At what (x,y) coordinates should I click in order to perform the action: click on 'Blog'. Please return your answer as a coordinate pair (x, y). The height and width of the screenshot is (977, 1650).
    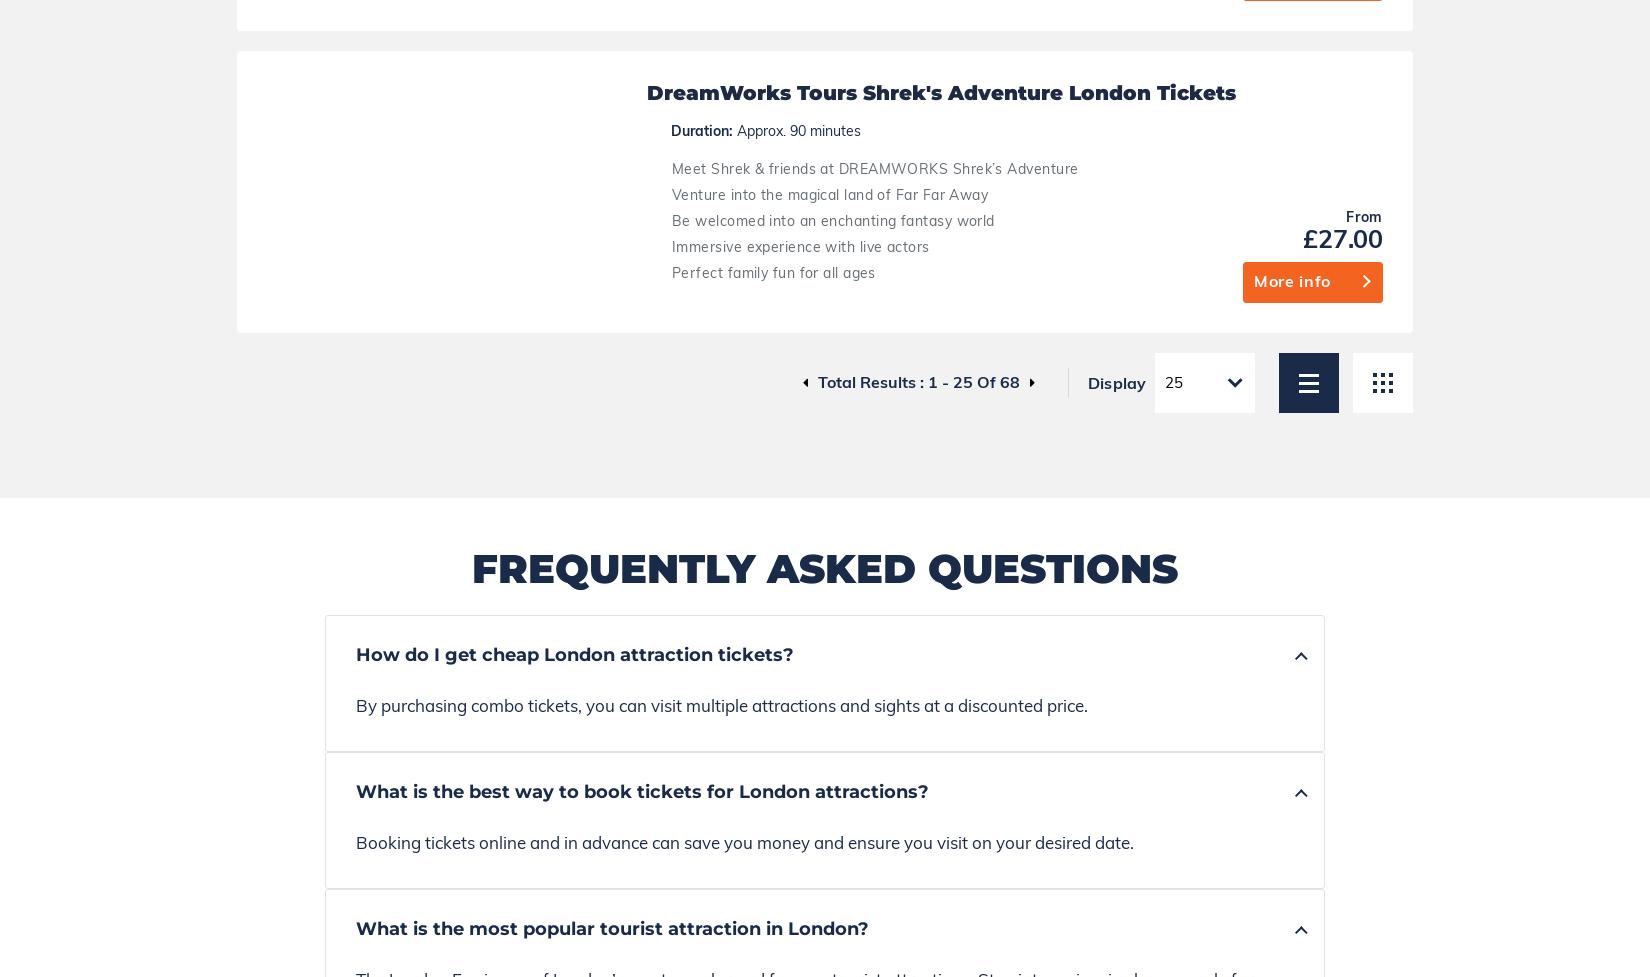
    Looking at the image, I should click on (640, 722).